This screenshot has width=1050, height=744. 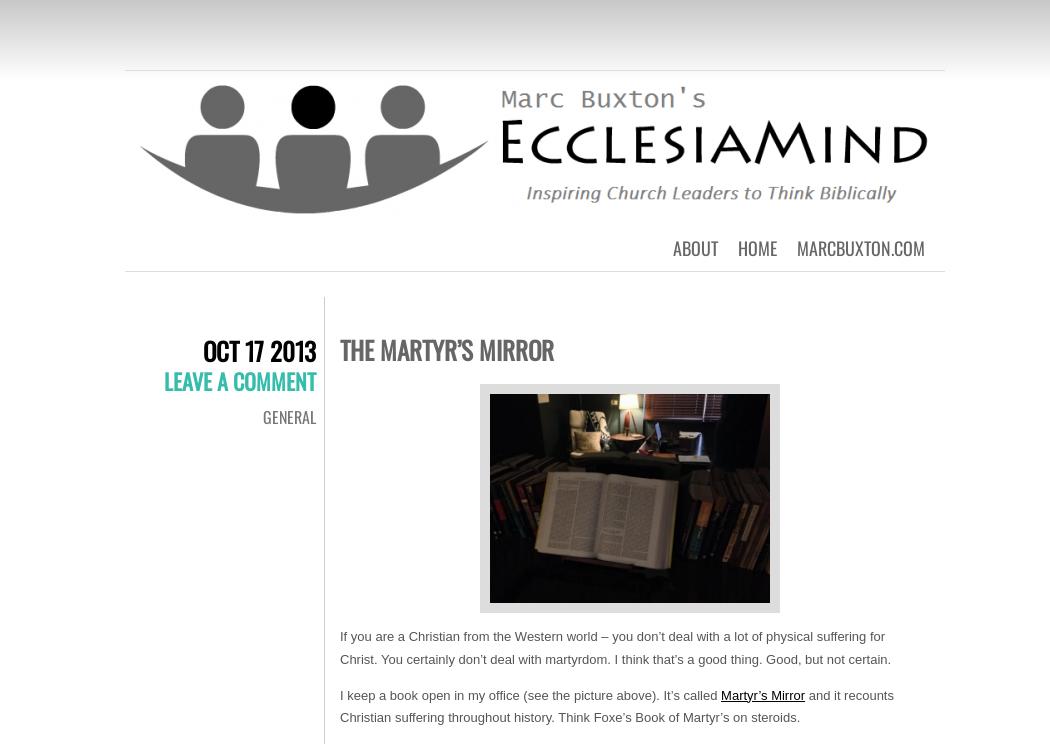 What do you see at coordinates (861, 246) in the screenshot?
I see `'marcbuxton.com'` at bounding box center [861, 246].